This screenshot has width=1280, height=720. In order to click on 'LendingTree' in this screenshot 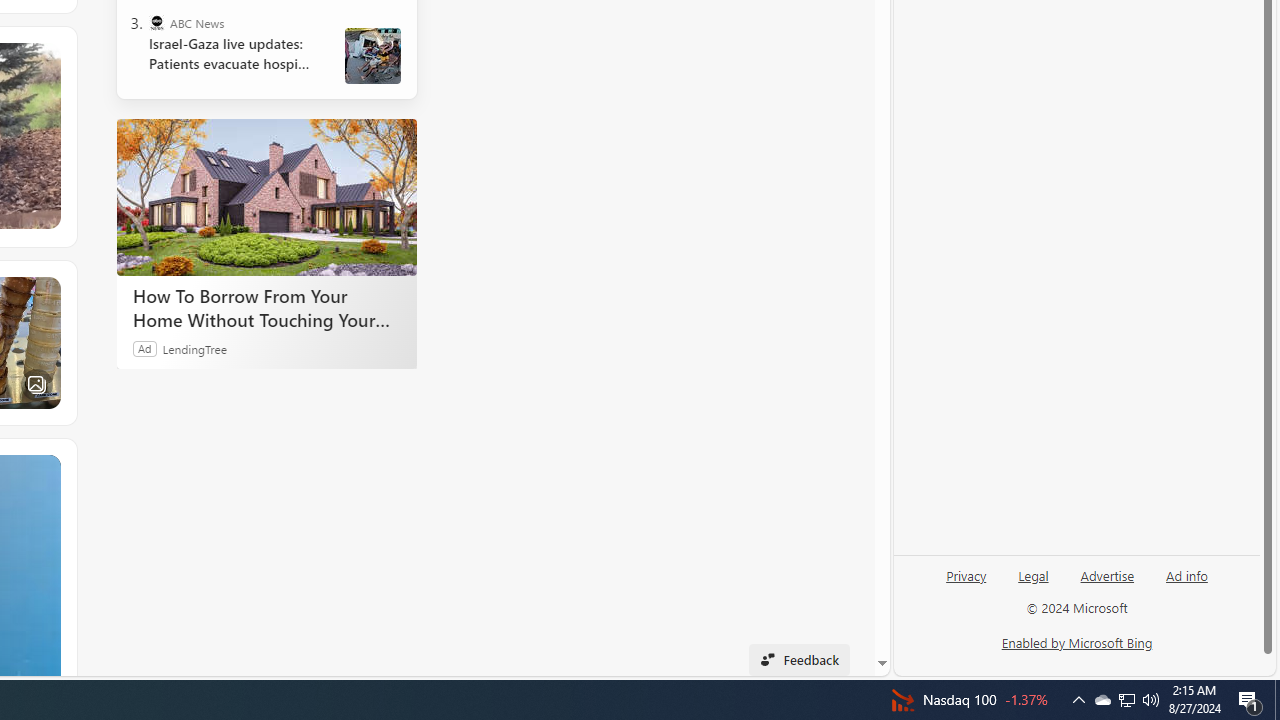, I will do `click(195, 347)`.